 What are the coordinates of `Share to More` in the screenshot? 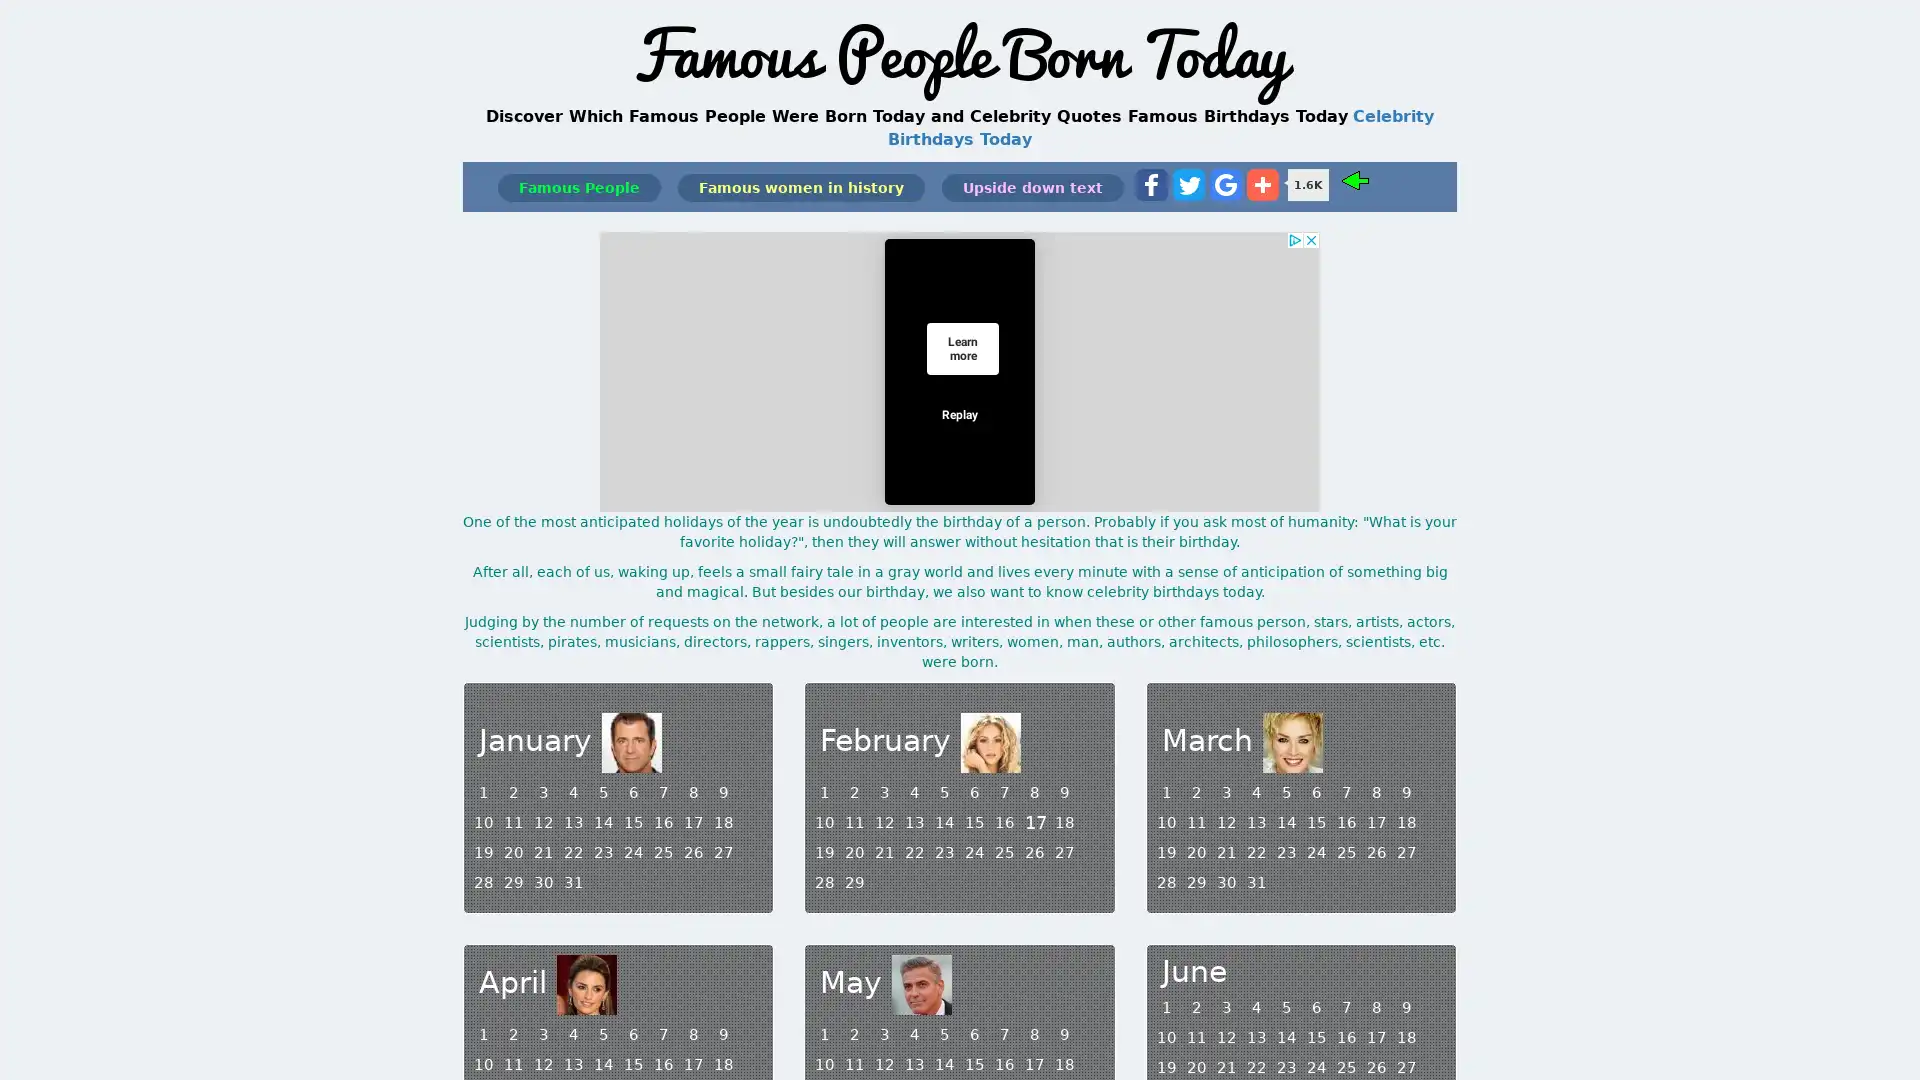 It's located at (1261, 184).